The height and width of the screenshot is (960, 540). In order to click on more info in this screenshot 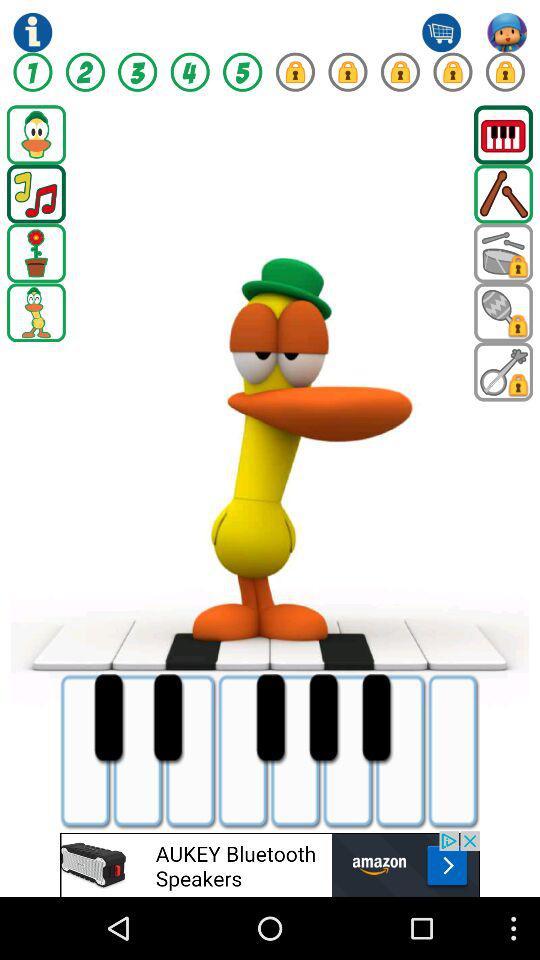, I will do `click(31, 31)`.